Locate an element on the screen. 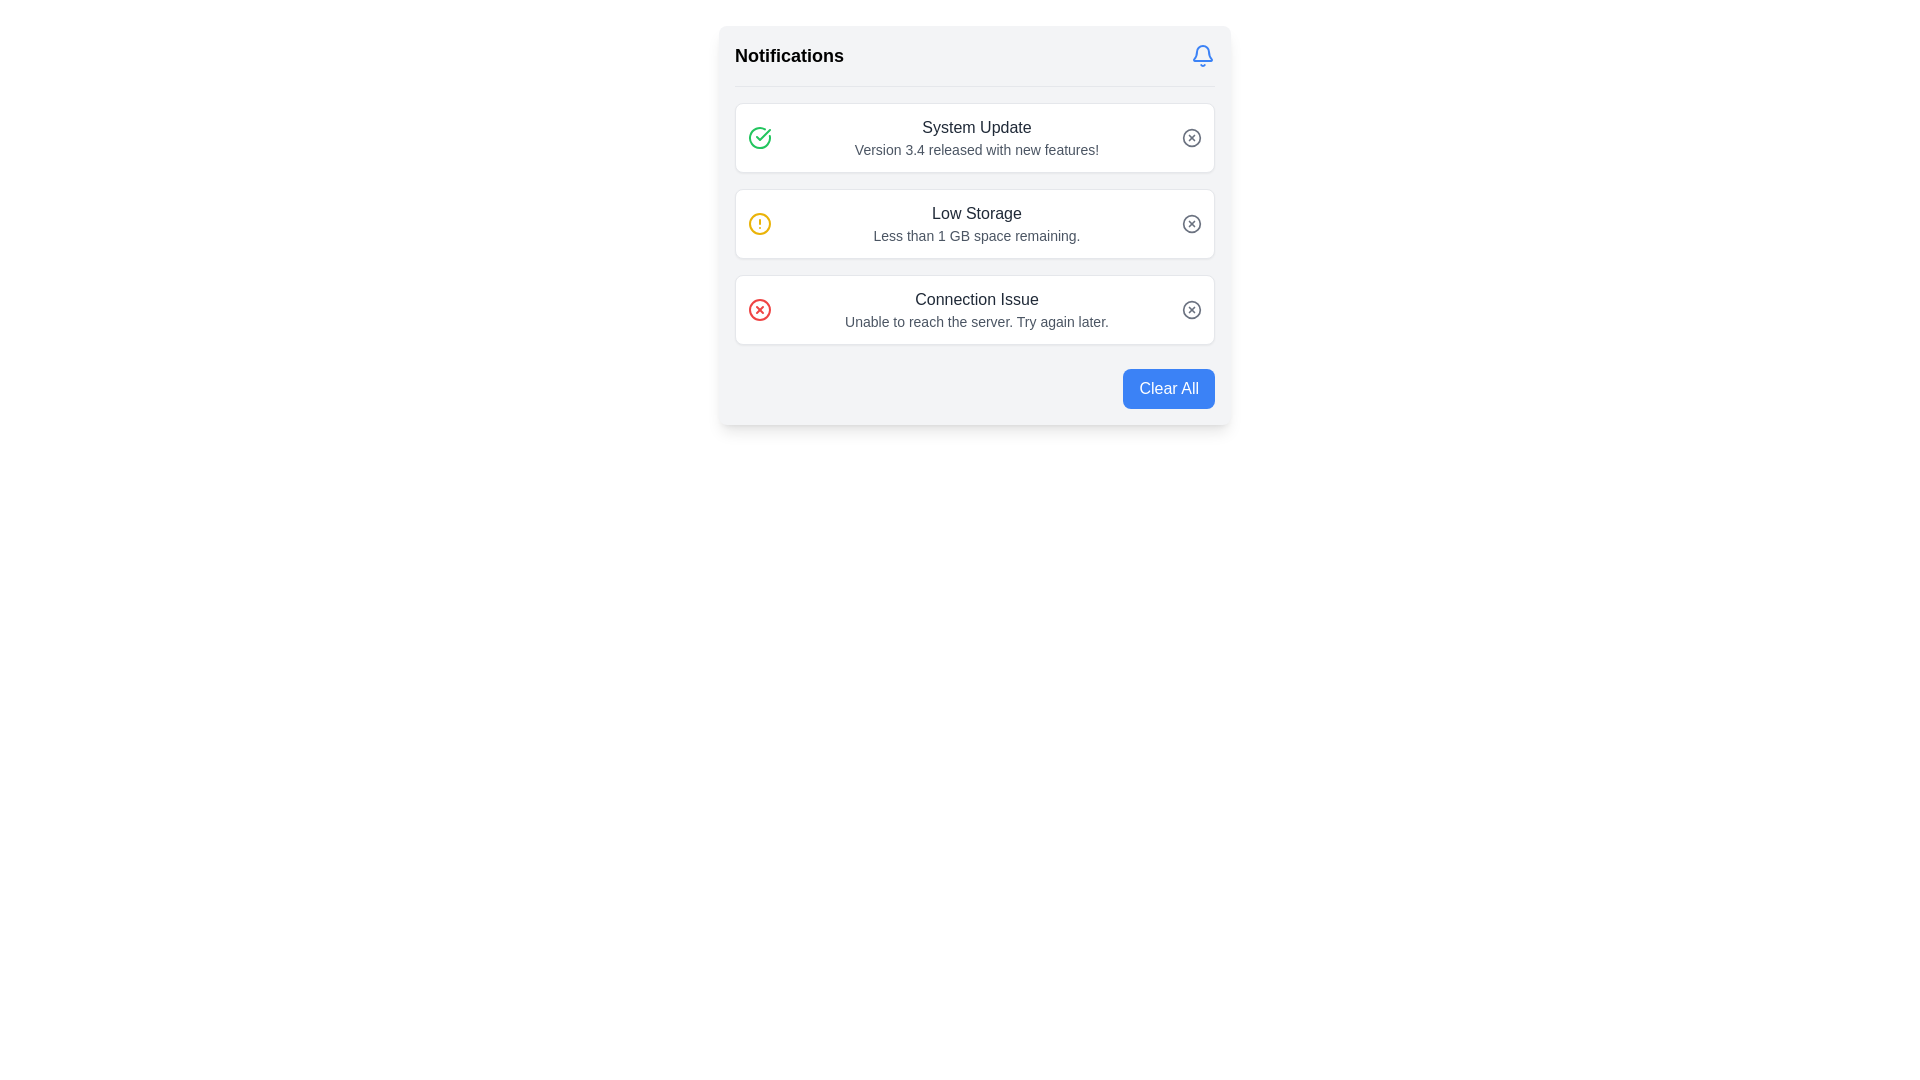 The height and width of the screenshot is (1080, 1920). the Text Label that serves as a heading for the notifications section, located in the top-left area of the notification card interface is located at coordinates (788, 55).